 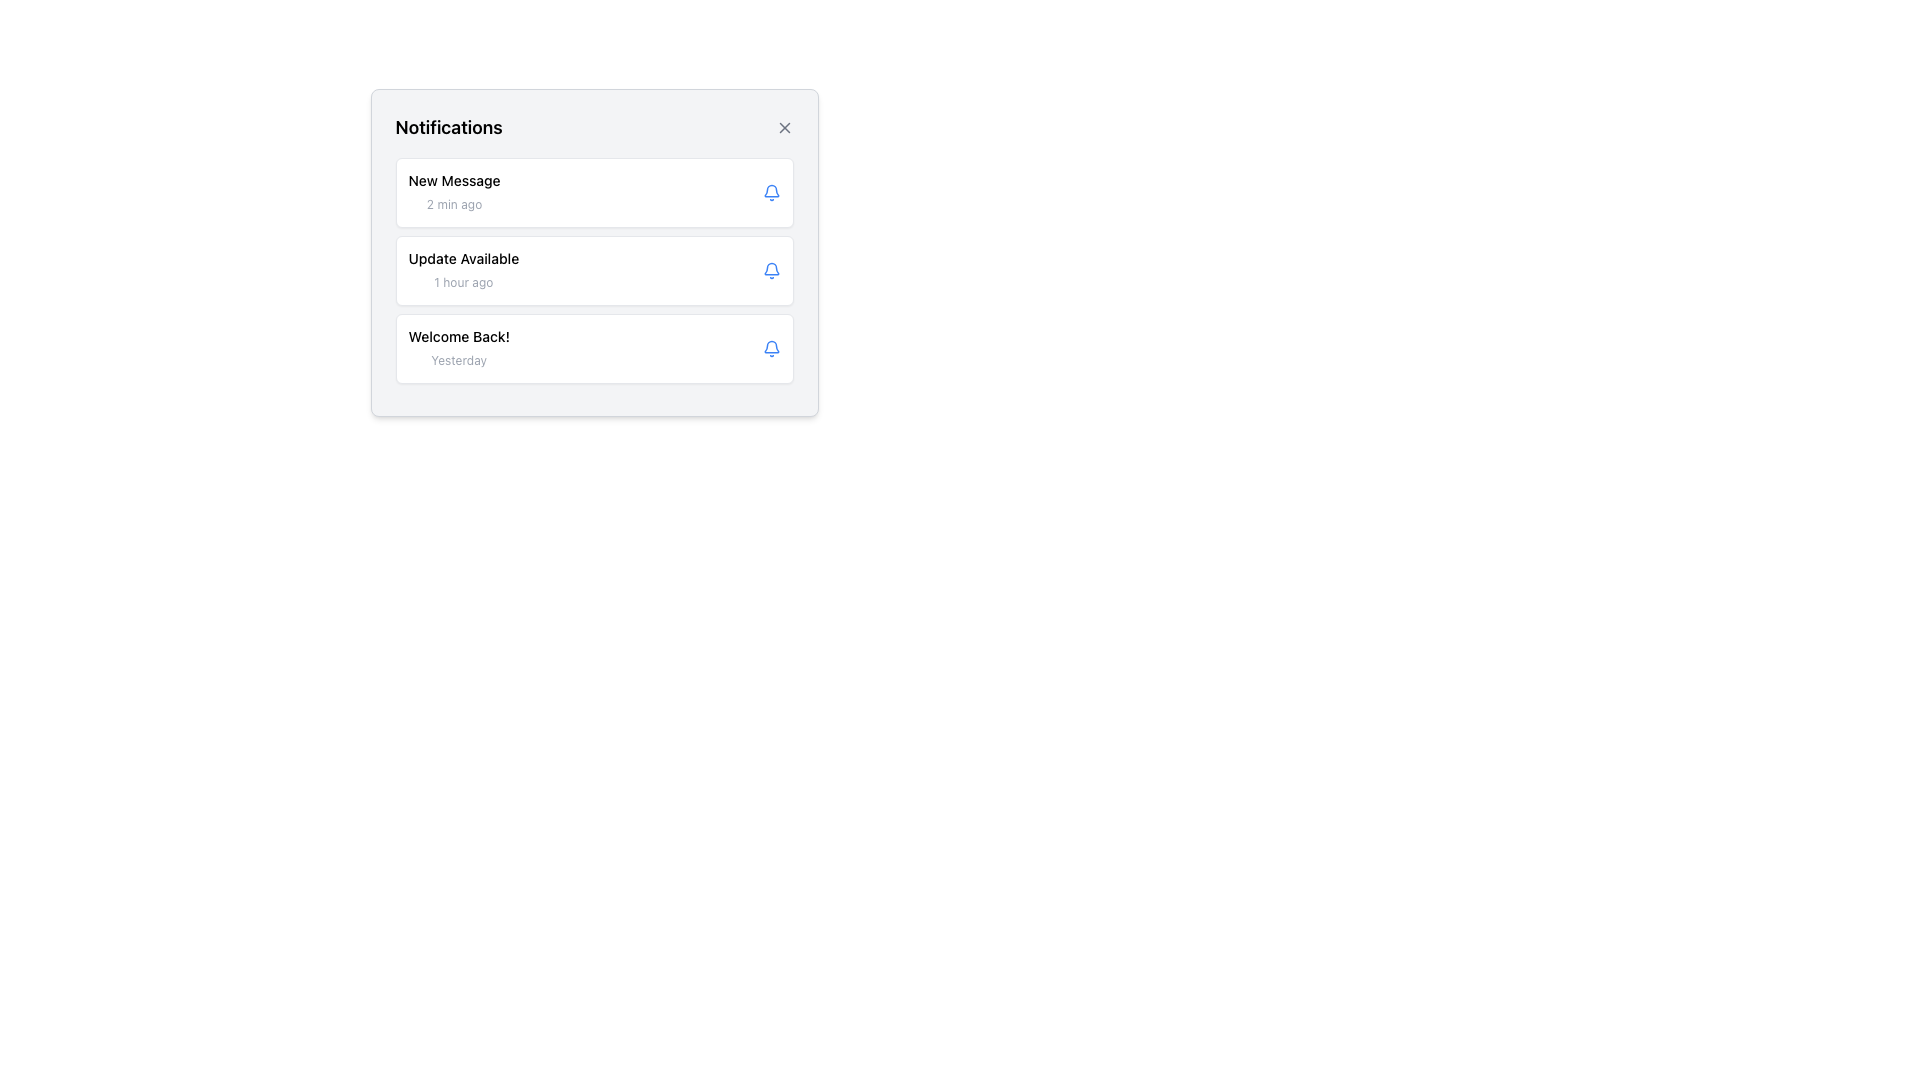 I want to click on notification entry that indicates 'Update Available' and was received '1 hour ago', positioned as the second item in the notification panel, so click(x=593, y=270).